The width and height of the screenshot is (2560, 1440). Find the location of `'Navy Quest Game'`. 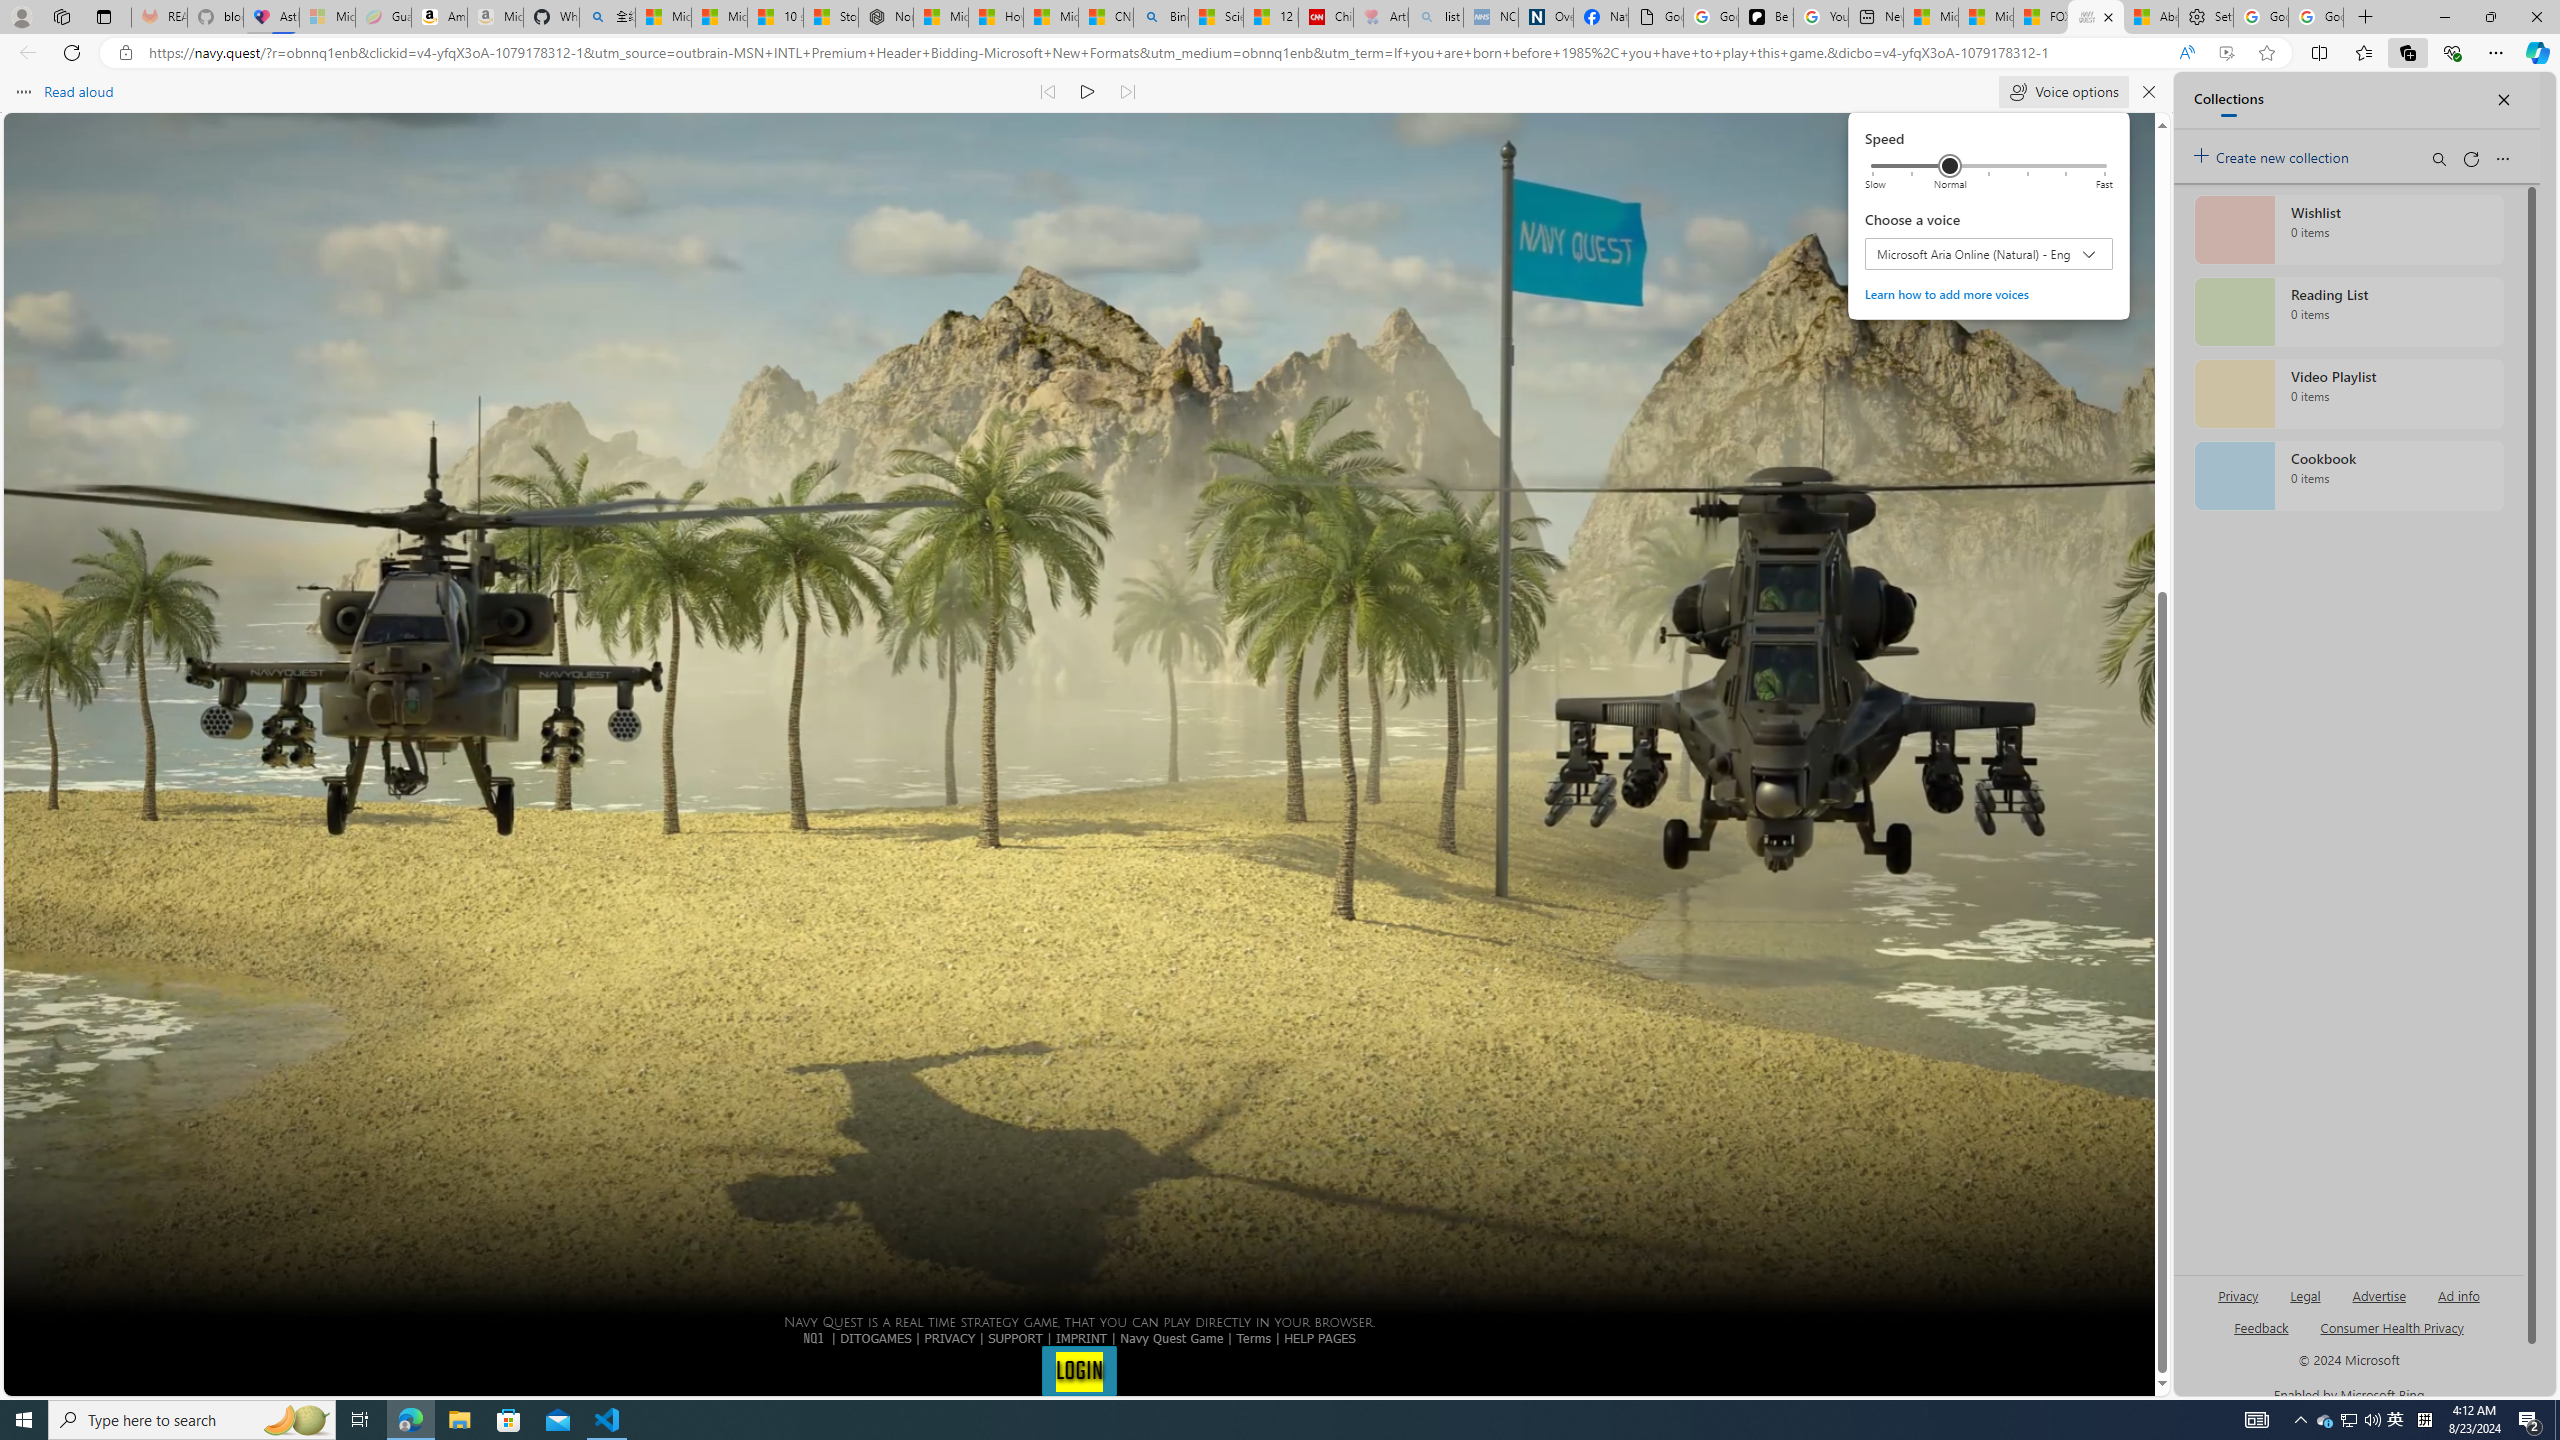

'Navy Quest Game' is located at coordinates (1171, 1336).